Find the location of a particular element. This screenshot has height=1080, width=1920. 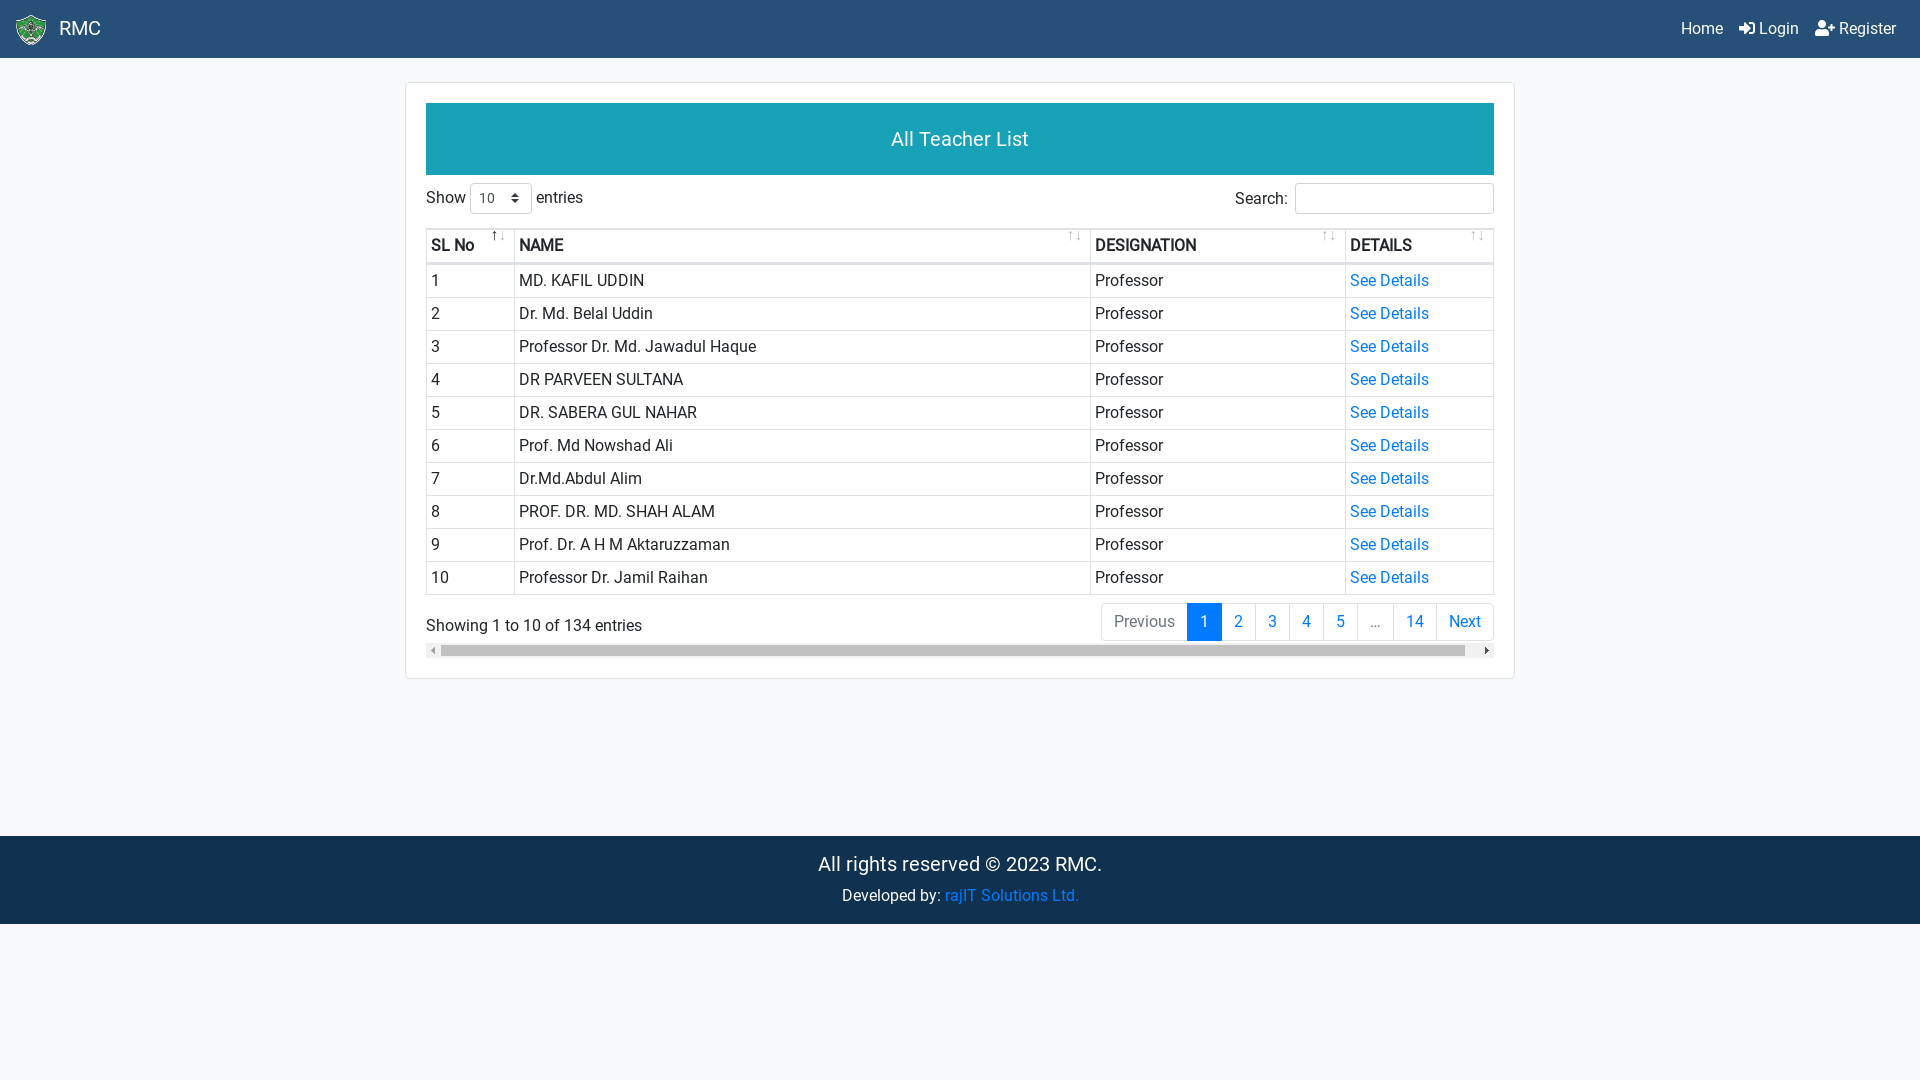

'Register' is located at coordinates (1806, 29).